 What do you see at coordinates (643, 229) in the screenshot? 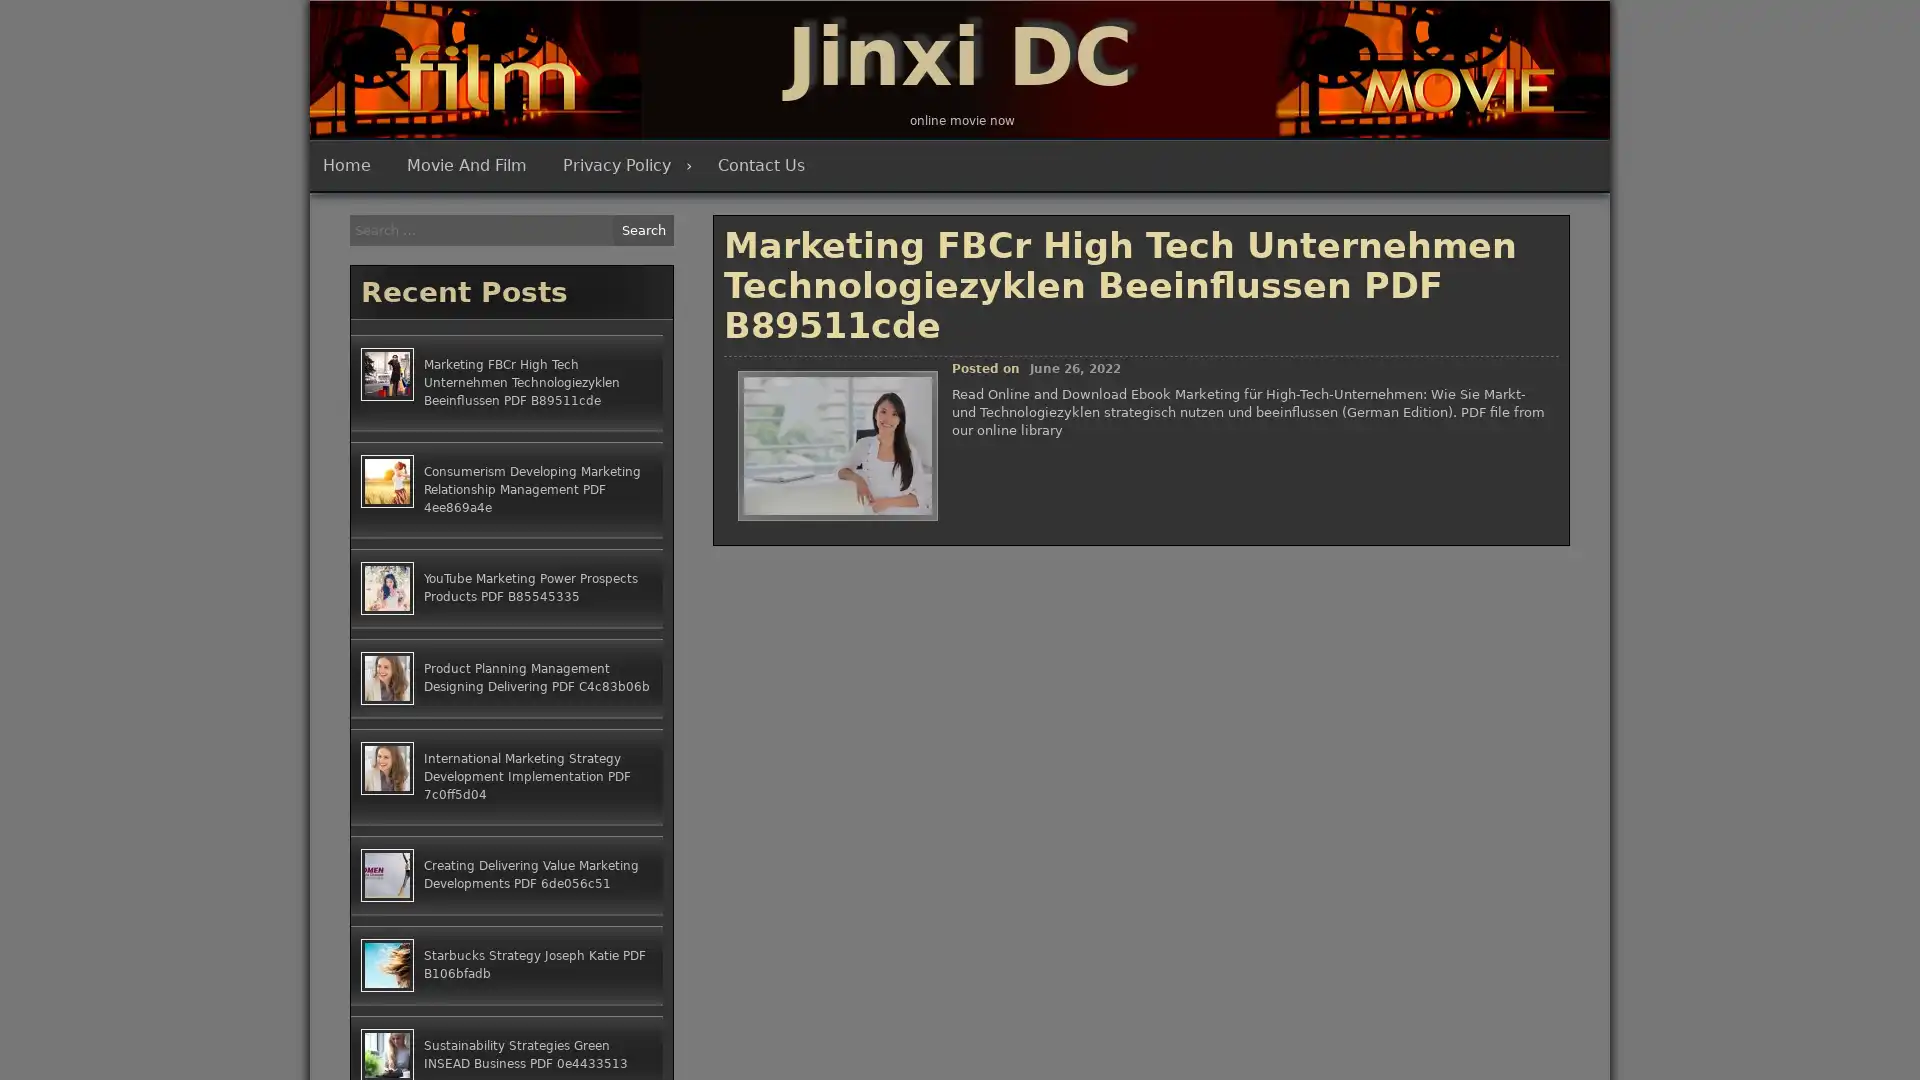
I see `Search` at bounding box center [643, 229].